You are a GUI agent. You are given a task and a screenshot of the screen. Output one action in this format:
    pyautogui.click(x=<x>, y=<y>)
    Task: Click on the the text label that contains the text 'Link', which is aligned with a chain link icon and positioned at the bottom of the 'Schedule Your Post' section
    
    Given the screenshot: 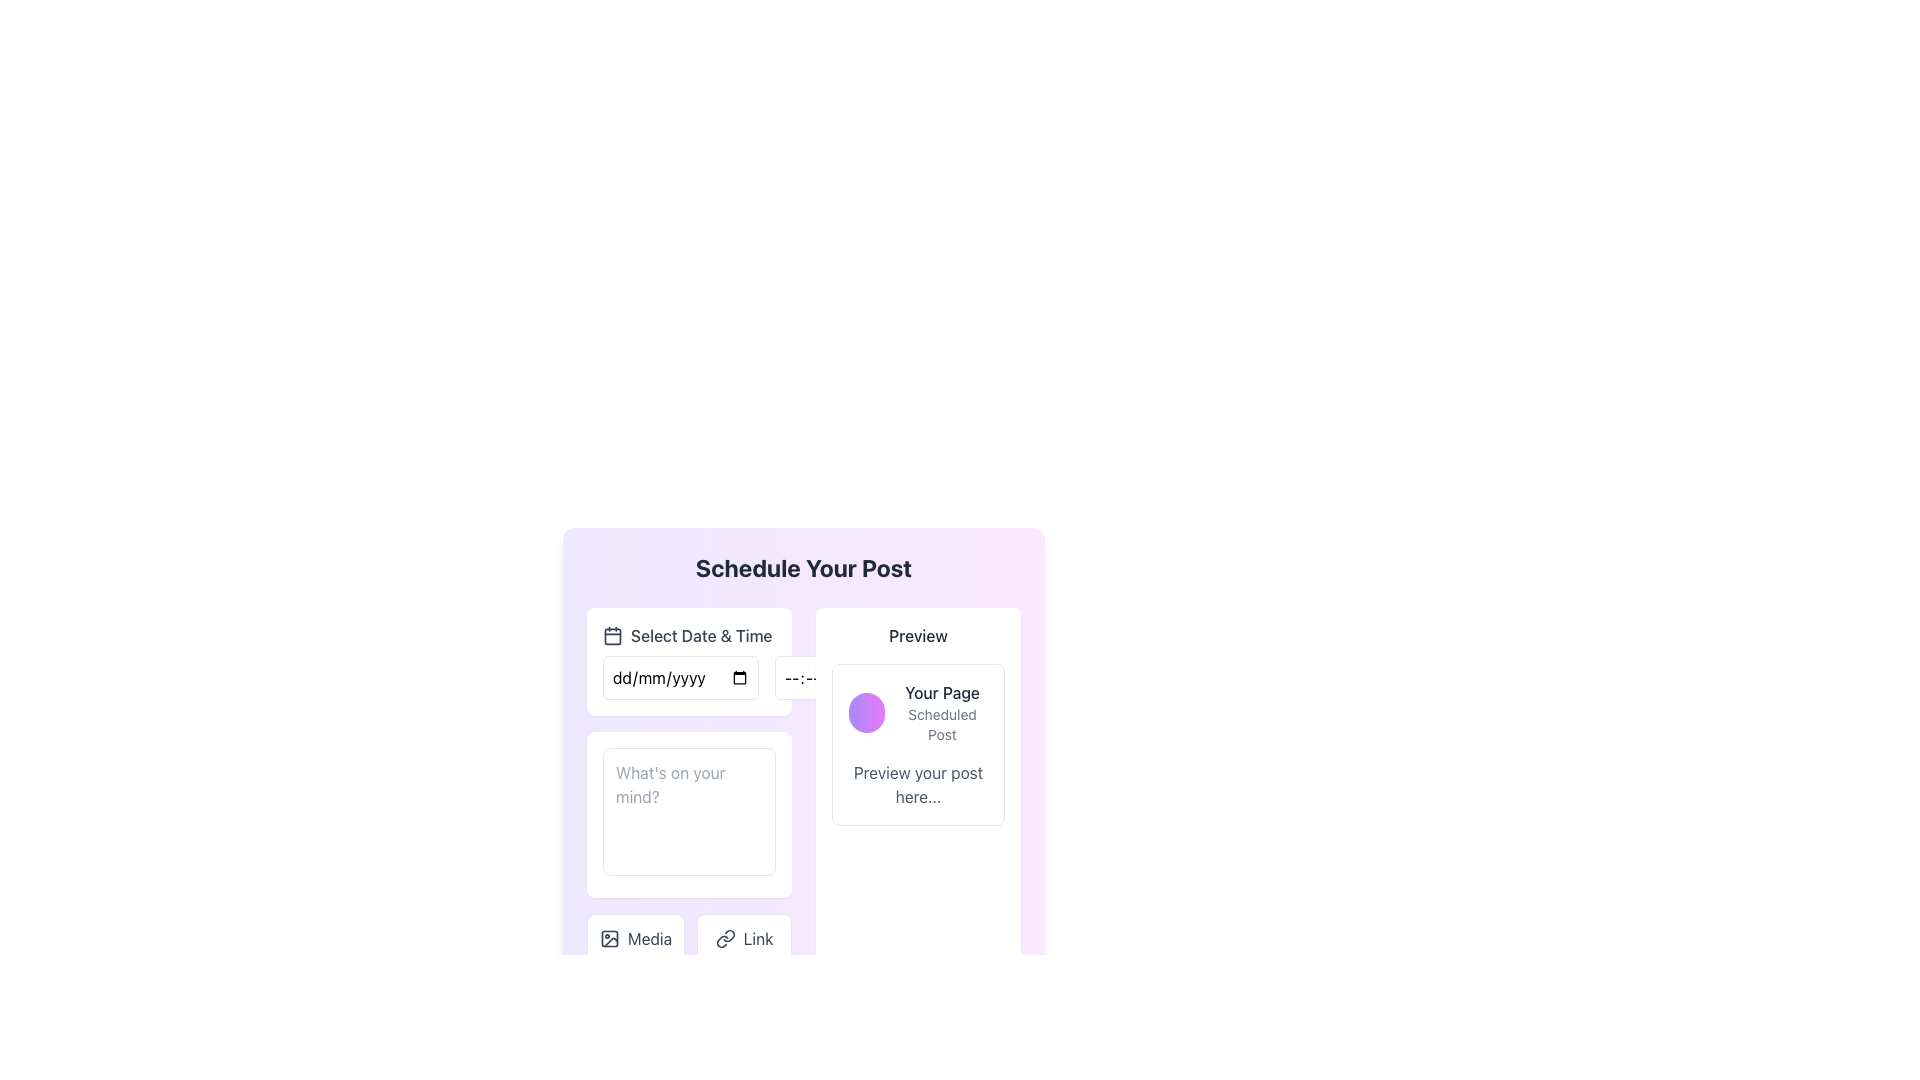 What is the action you would take?
    pyautogui.click(x=757, y=938)
    